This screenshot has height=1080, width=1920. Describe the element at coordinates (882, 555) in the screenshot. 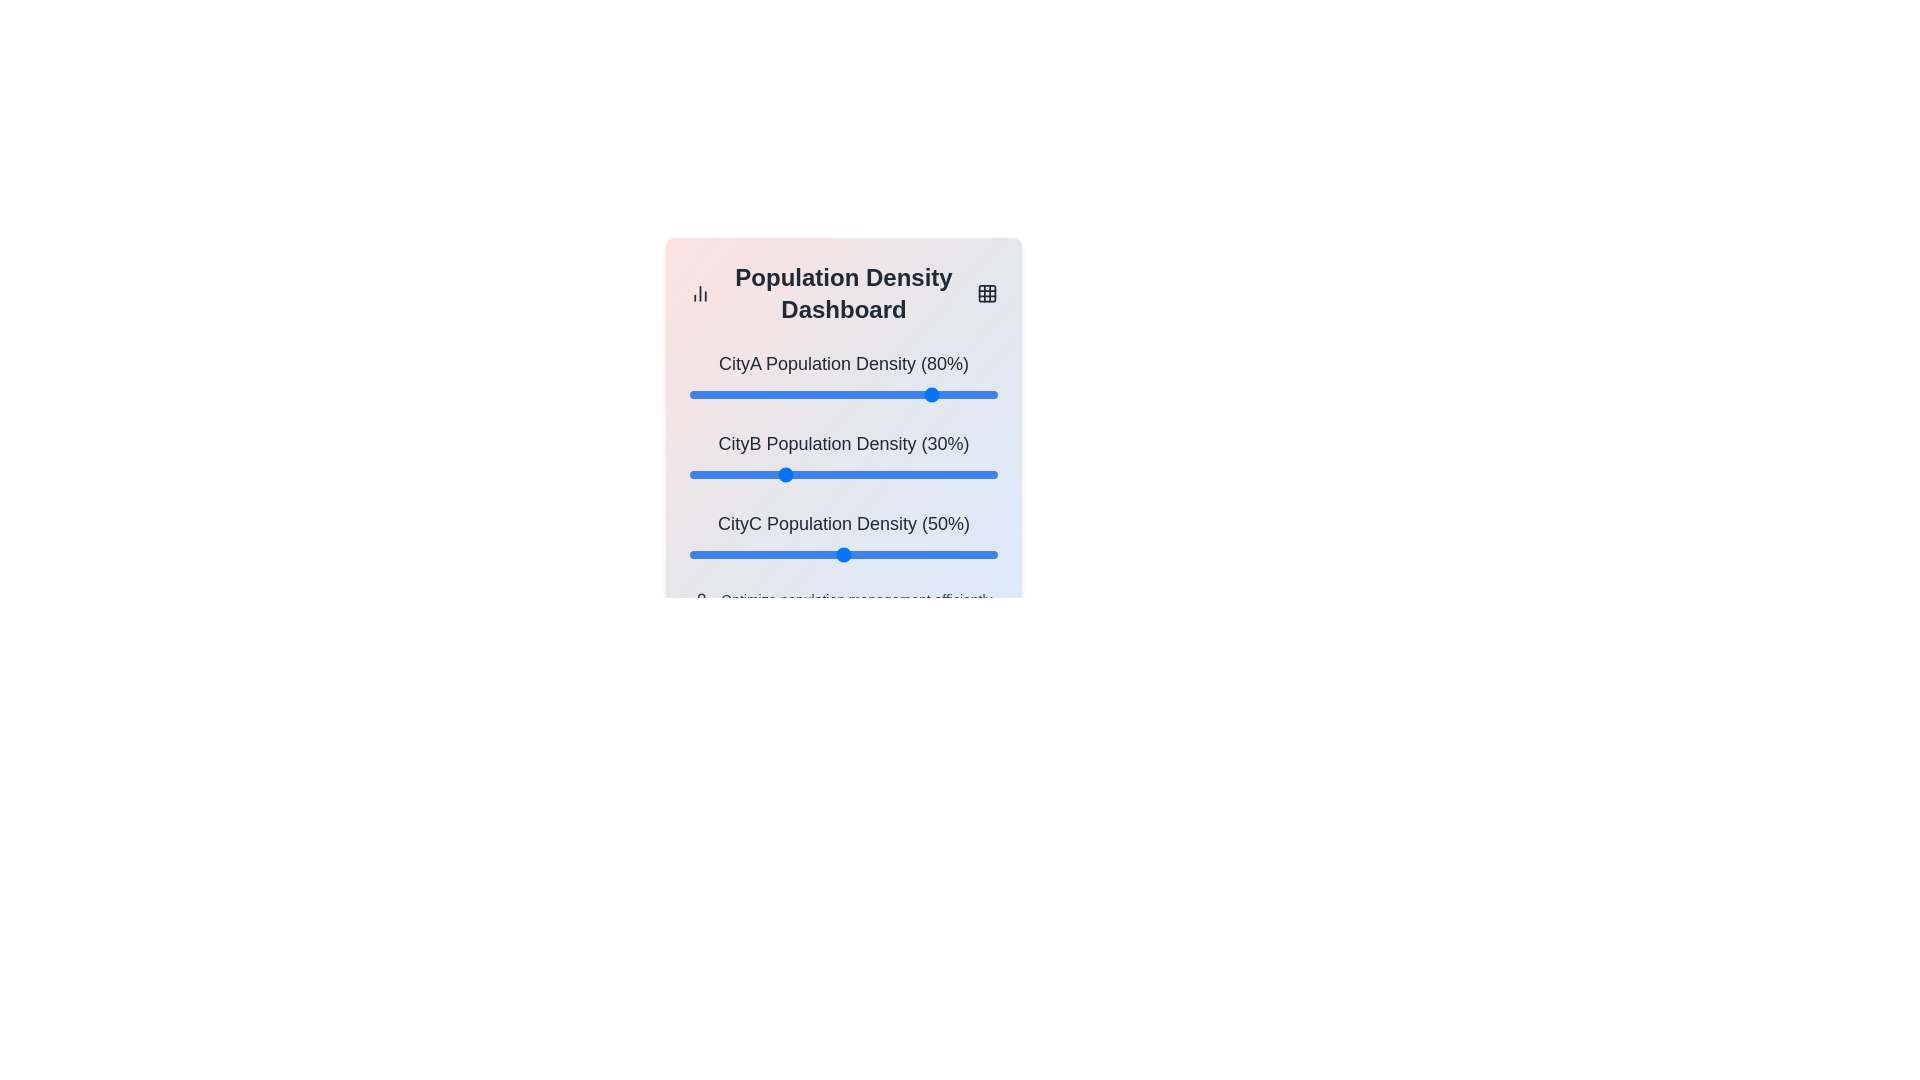

I see `the CityC population density slider to 63%` at that location.